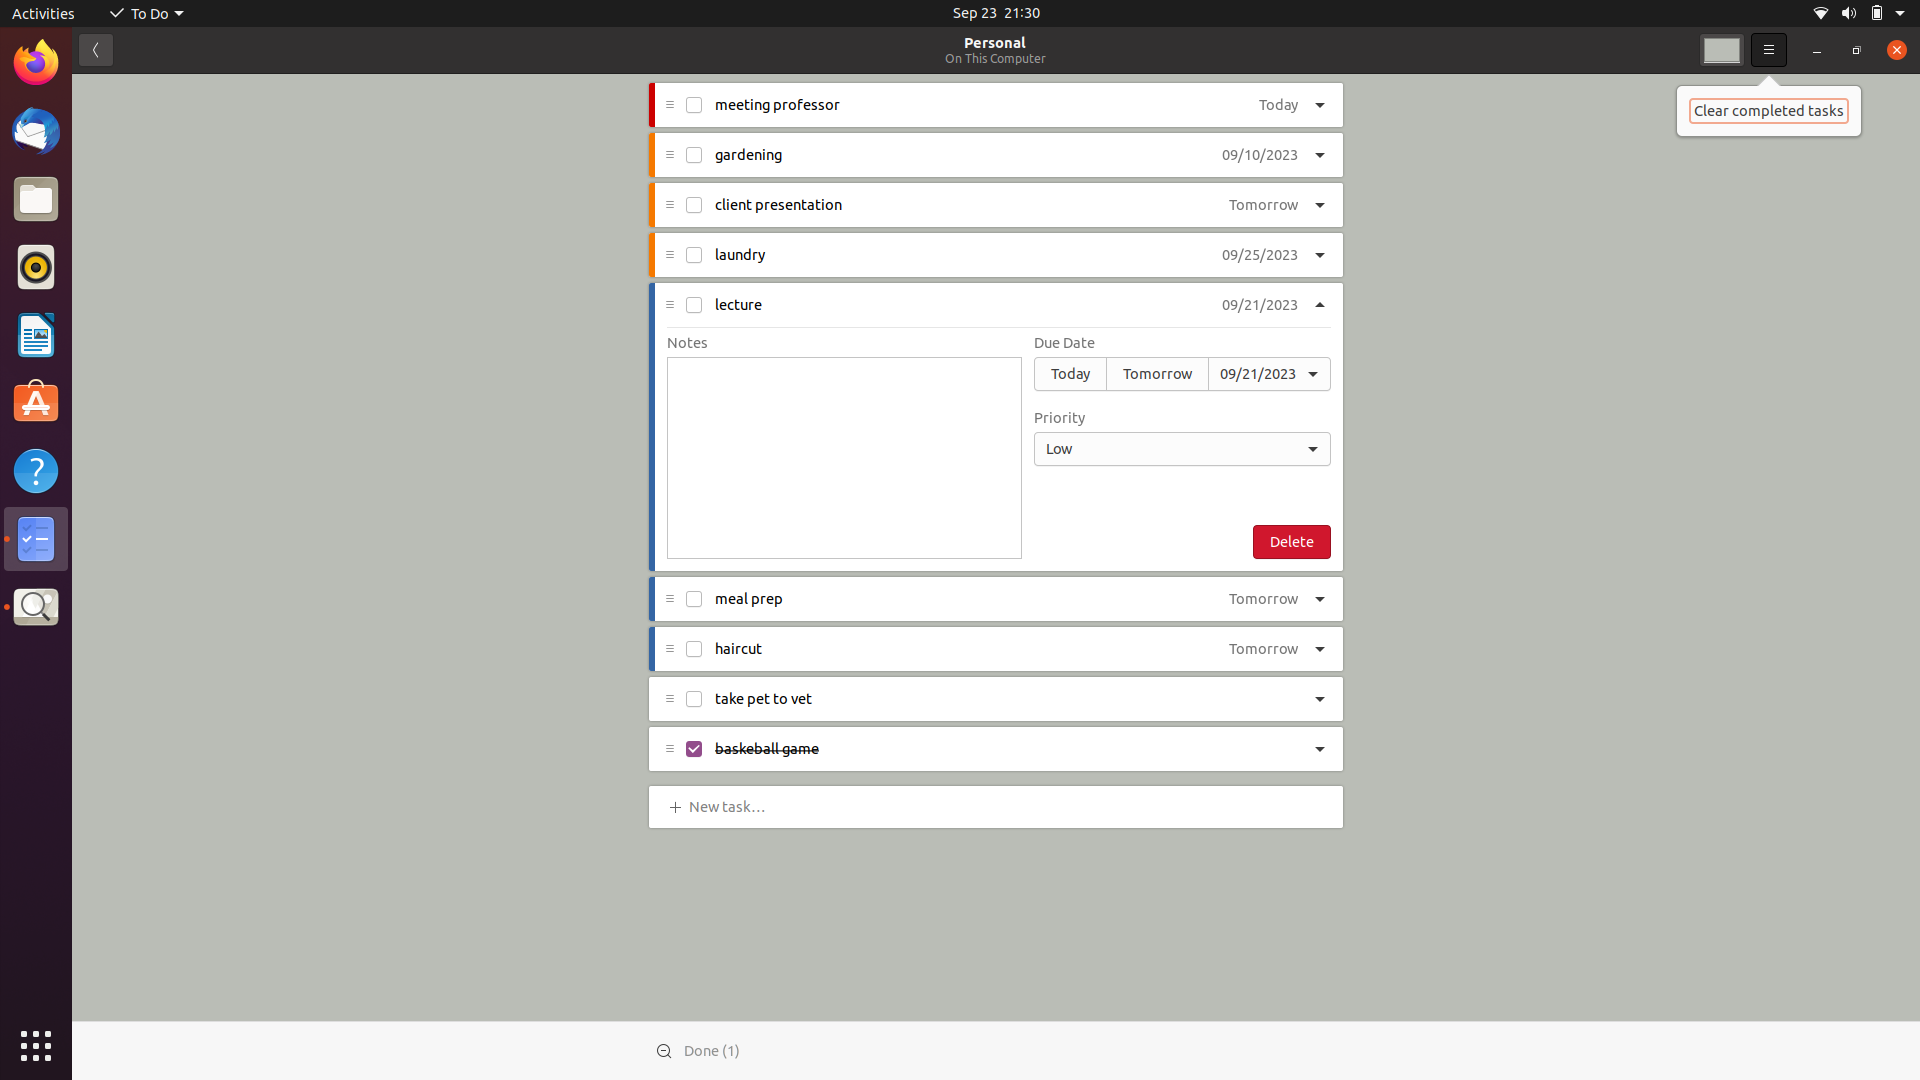 This screenshot has height=1080, width=1920. What do you see at coordinates (695, 253) in the screenshot?
I see `Indicate "laundry" task has been accomplished` at bounding box center [695, 253].